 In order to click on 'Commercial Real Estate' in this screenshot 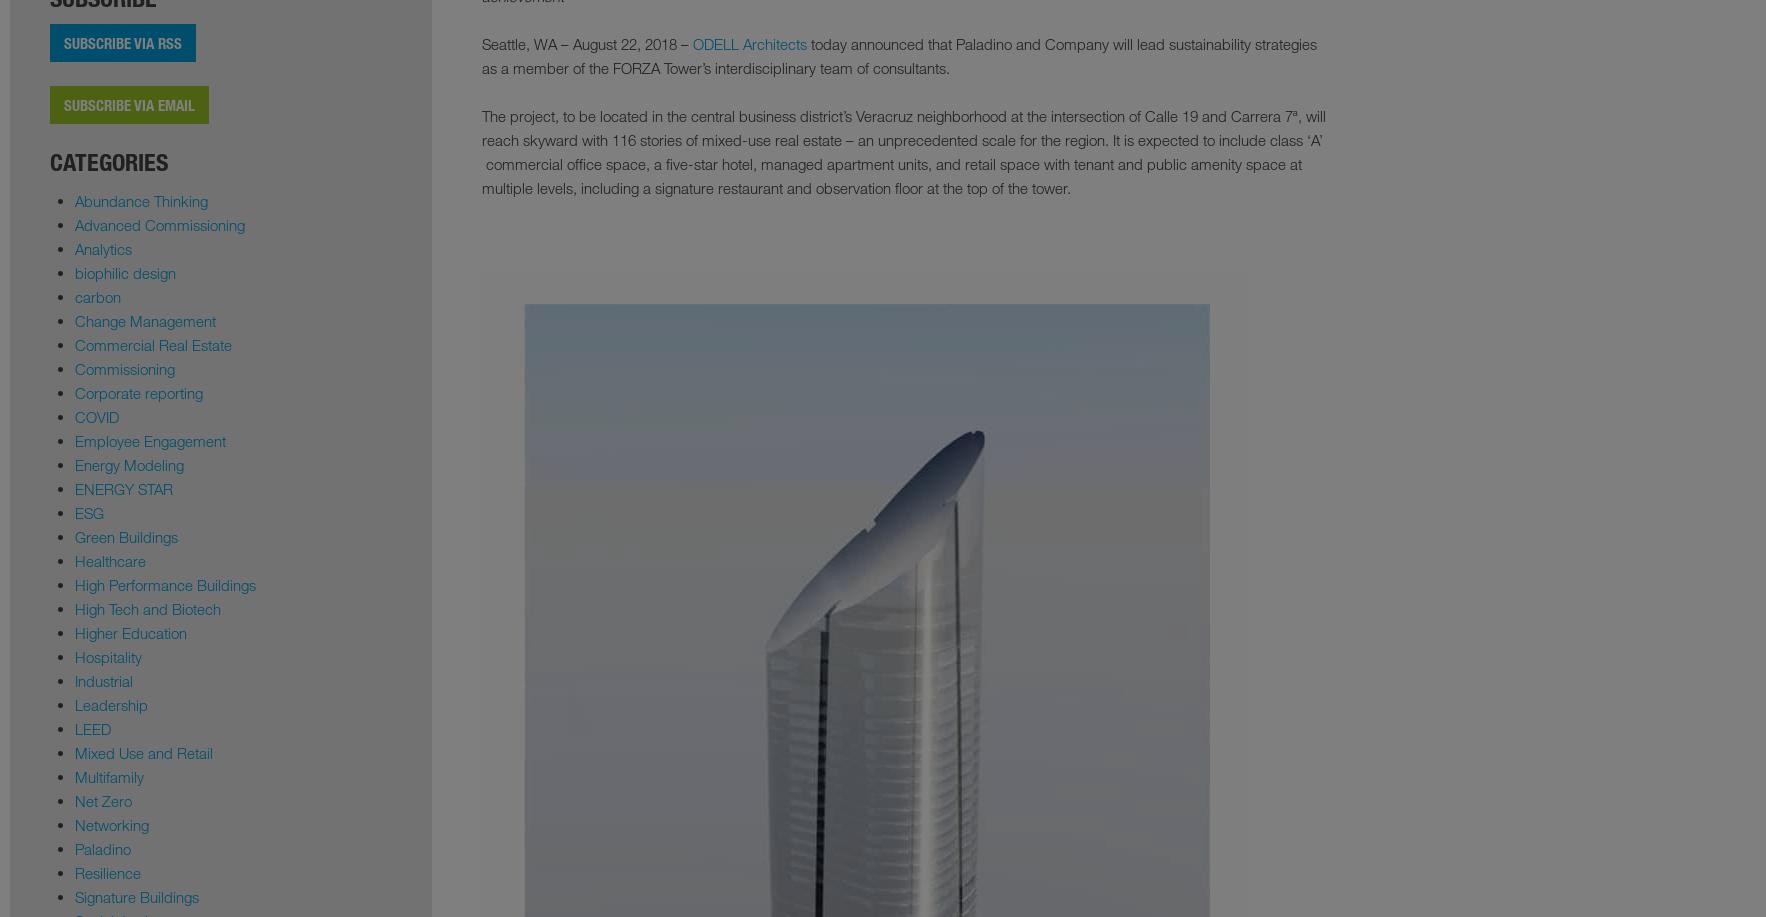, I will do `click(152, 343)`.